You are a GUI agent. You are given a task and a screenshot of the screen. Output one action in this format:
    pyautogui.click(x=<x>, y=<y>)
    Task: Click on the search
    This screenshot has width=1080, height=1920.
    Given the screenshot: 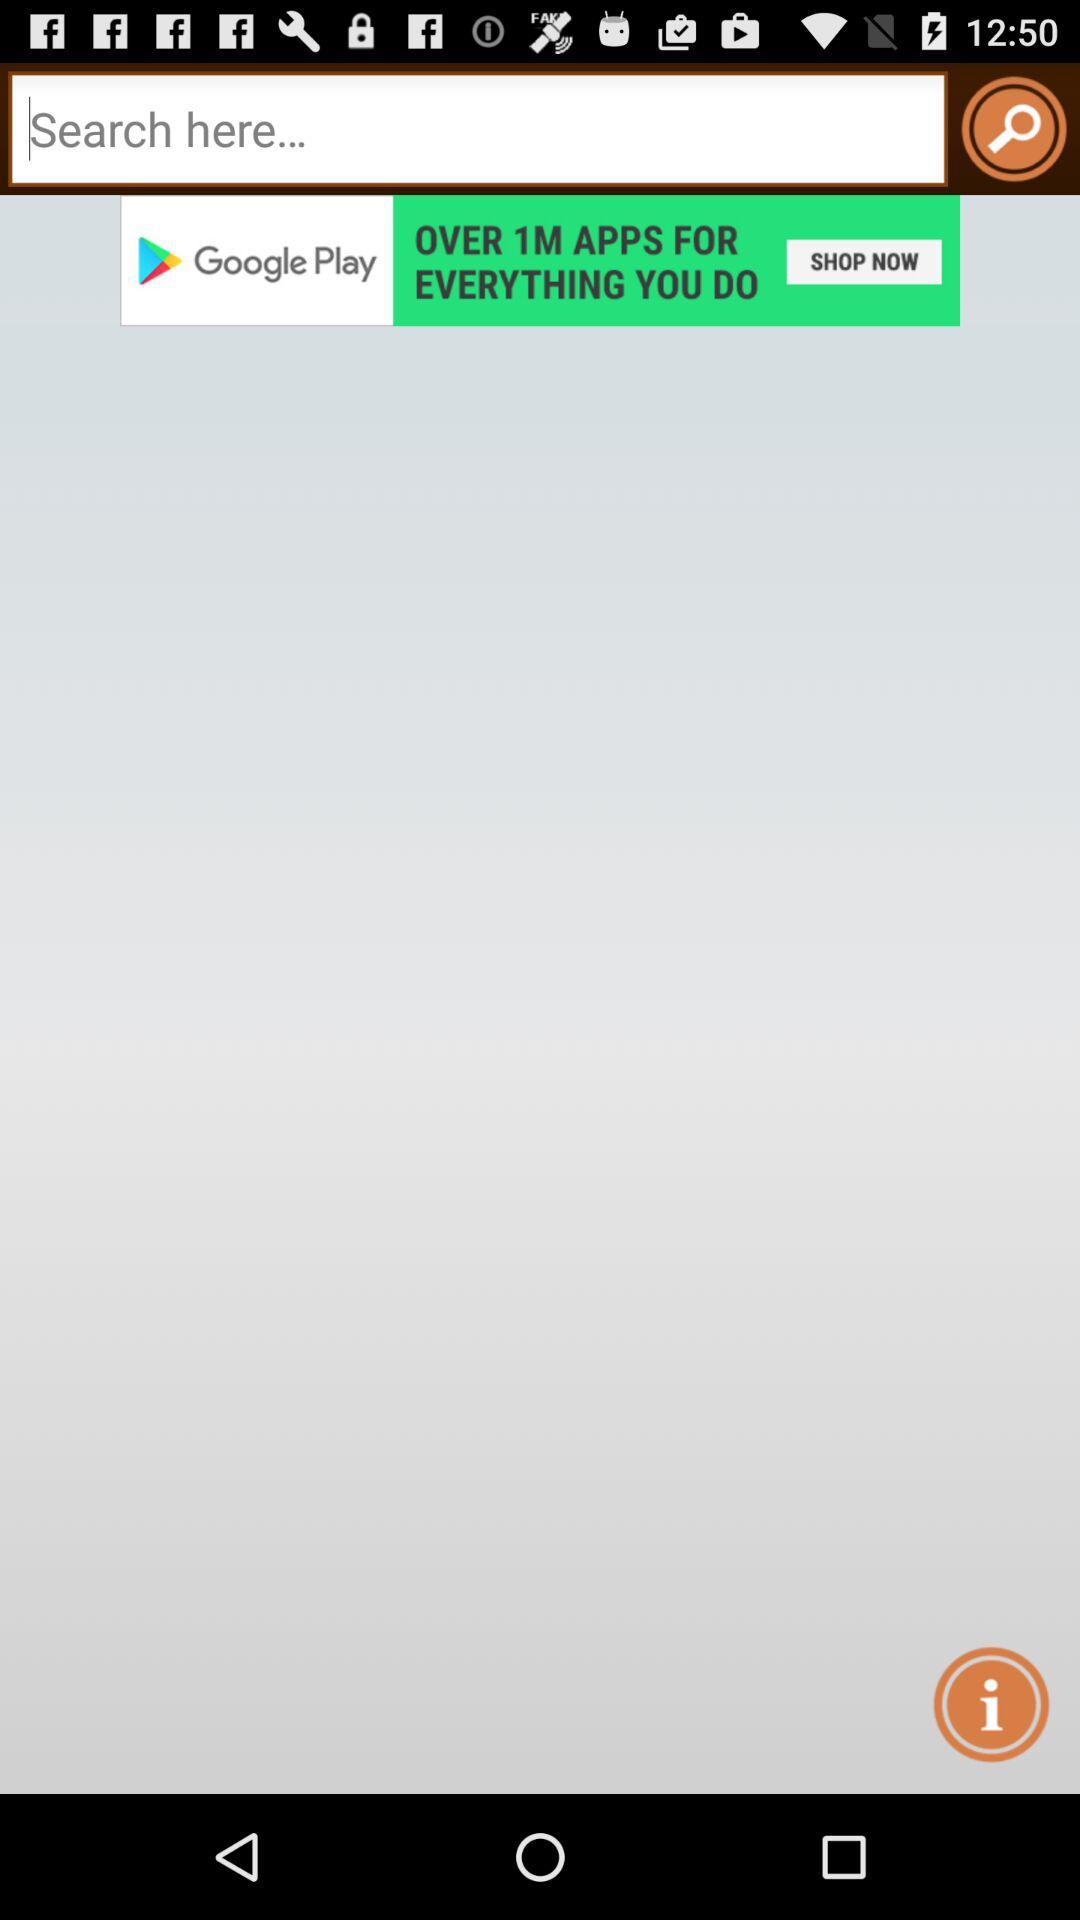 What is the action you would take?
    pyautogui.click(x=1014, y=128)
    